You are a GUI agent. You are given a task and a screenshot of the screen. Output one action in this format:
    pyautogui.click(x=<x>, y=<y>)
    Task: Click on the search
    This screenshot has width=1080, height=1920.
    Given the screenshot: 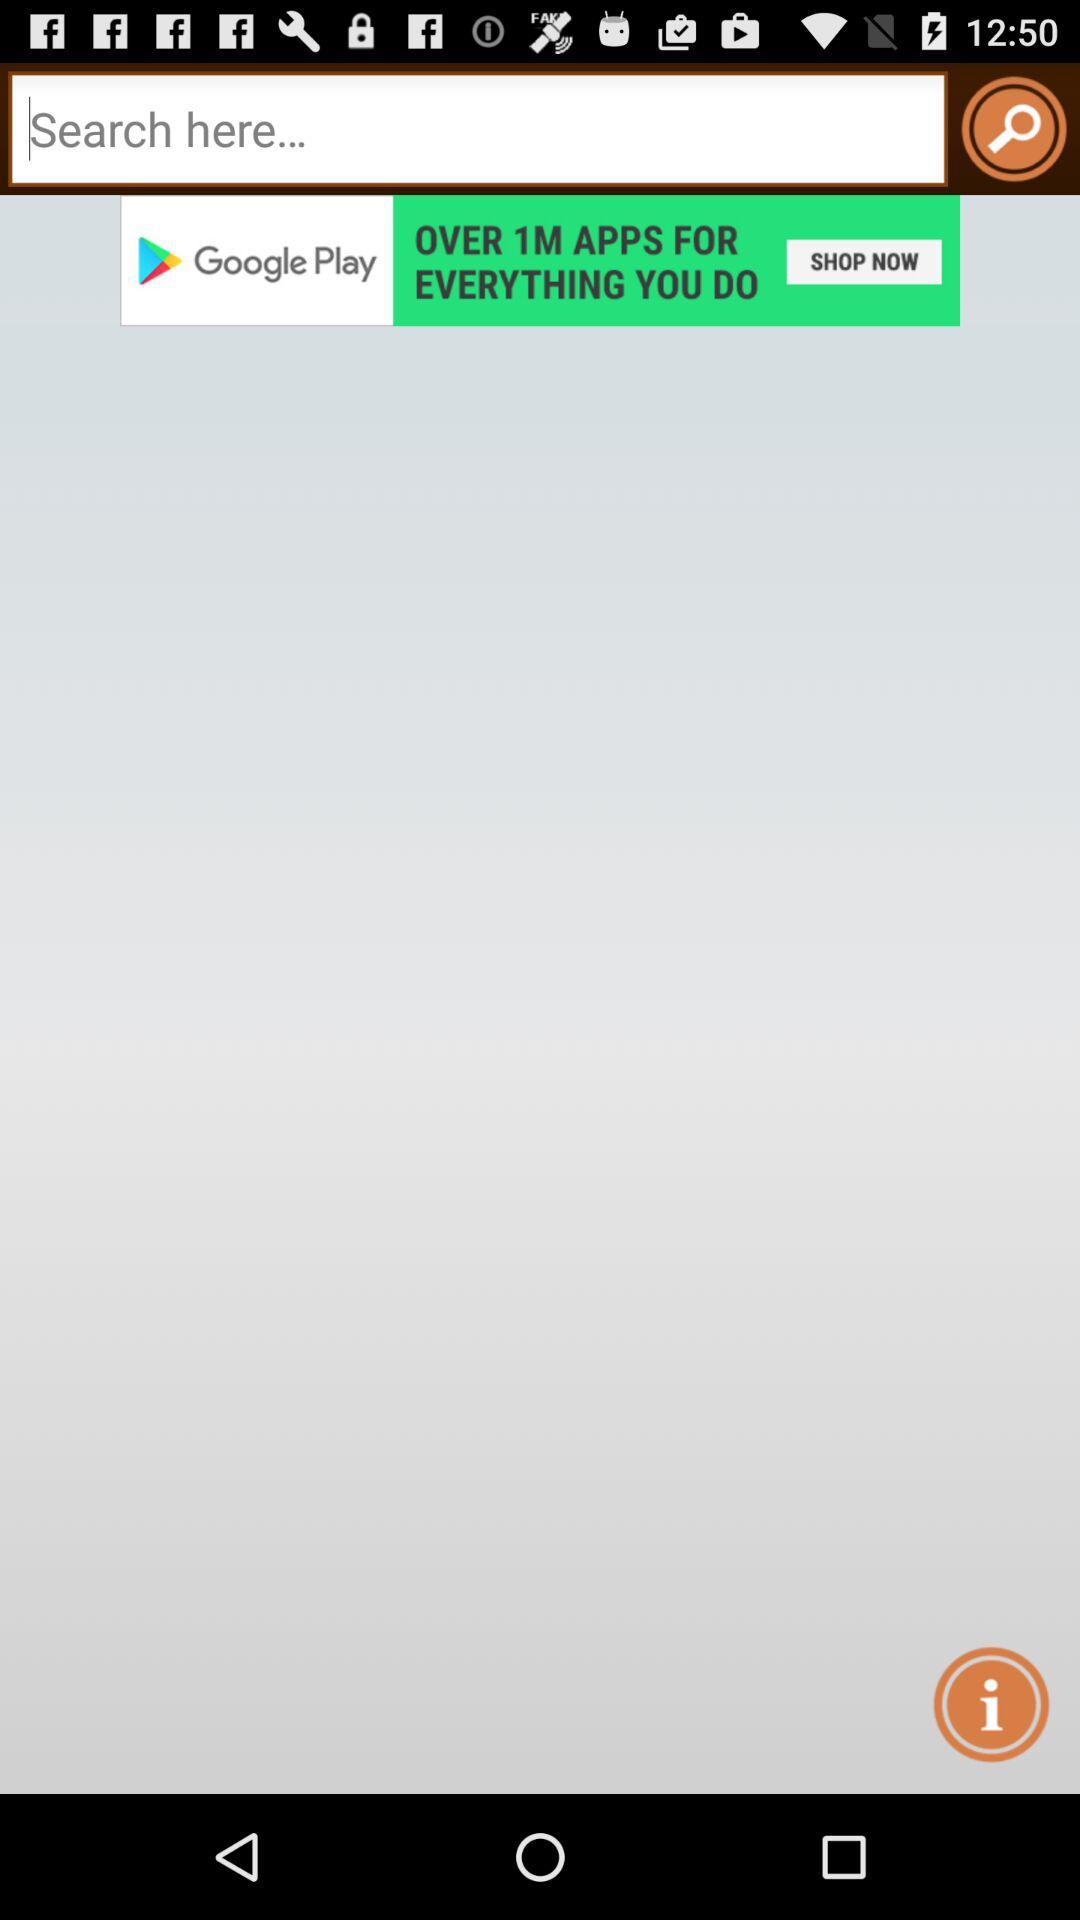 What is the action you would take?
    pyautogui.click(x=1014, y=128)
    